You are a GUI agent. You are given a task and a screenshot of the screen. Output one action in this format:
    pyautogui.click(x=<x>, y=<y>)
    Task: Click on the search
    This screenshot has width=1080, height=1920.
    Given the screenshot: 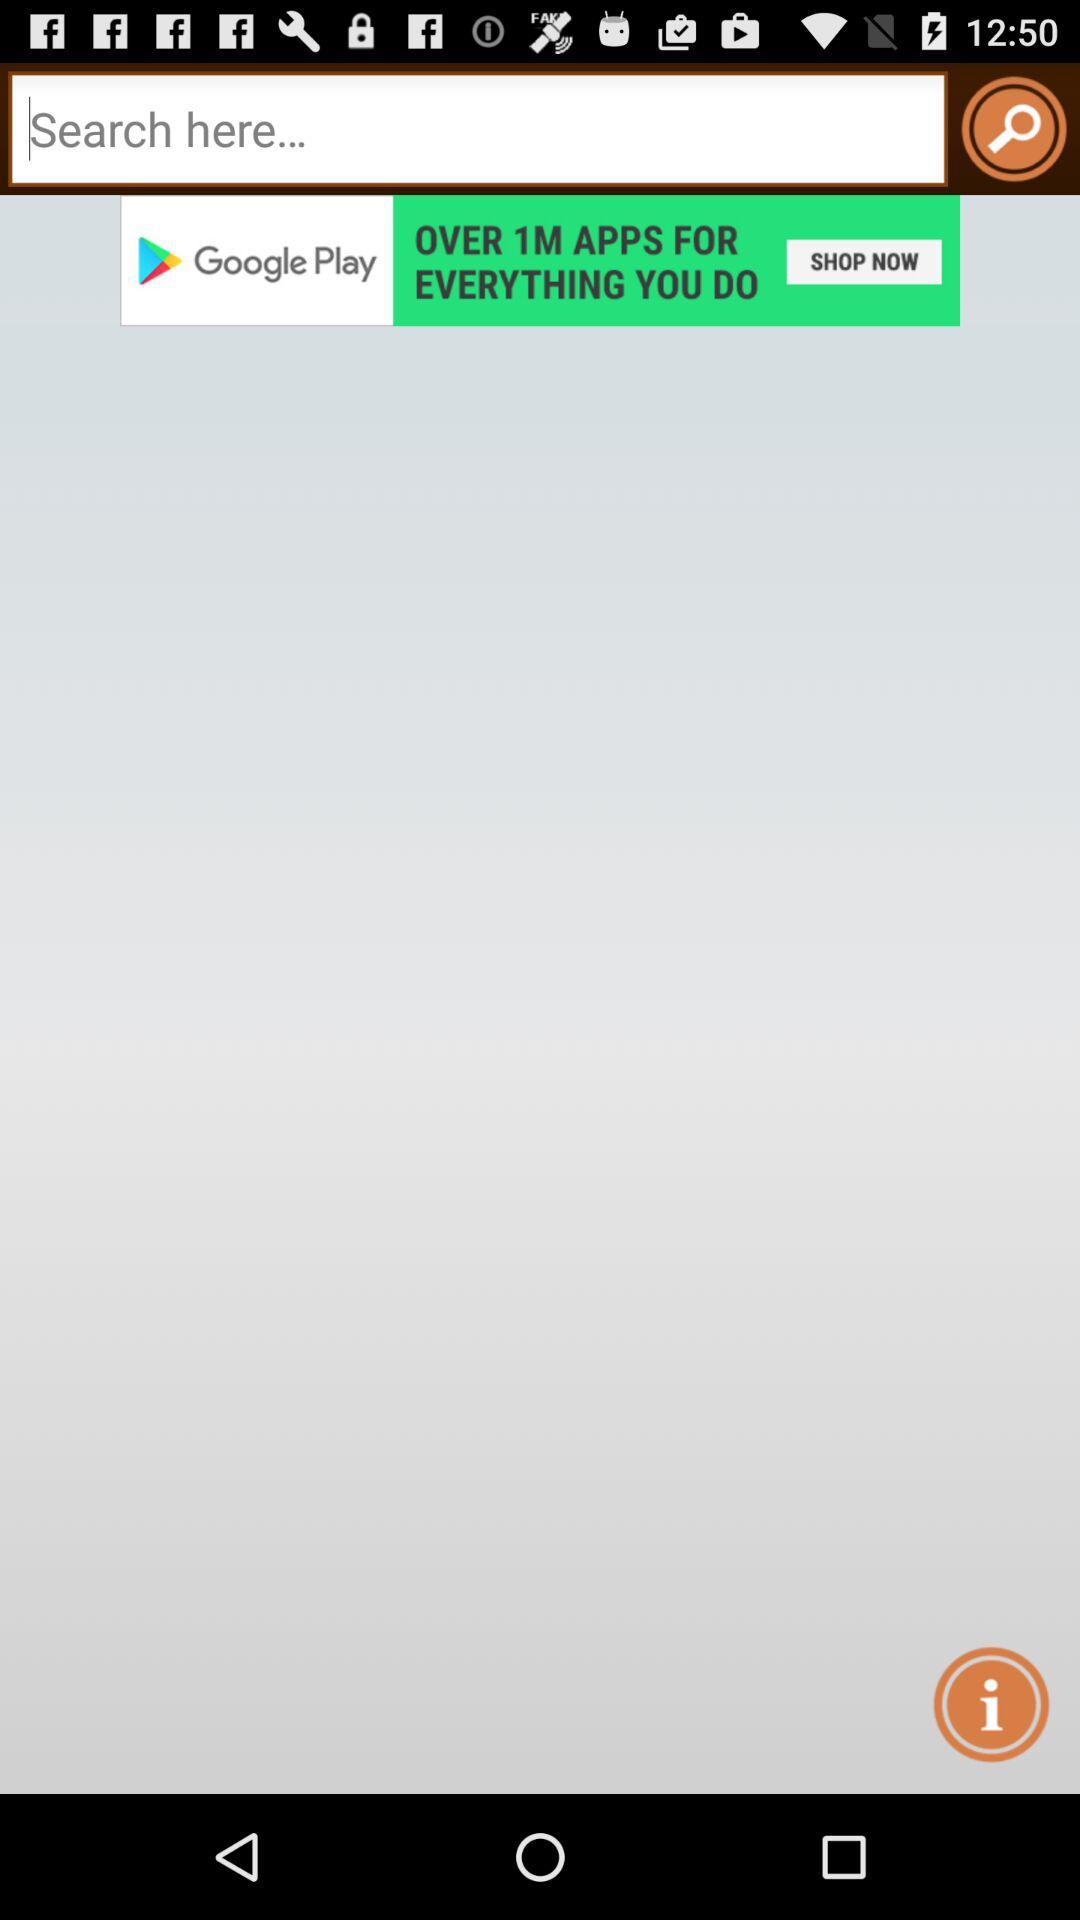 What is the action you would take?
    pyautogui.click(x=1014, y=128)
    